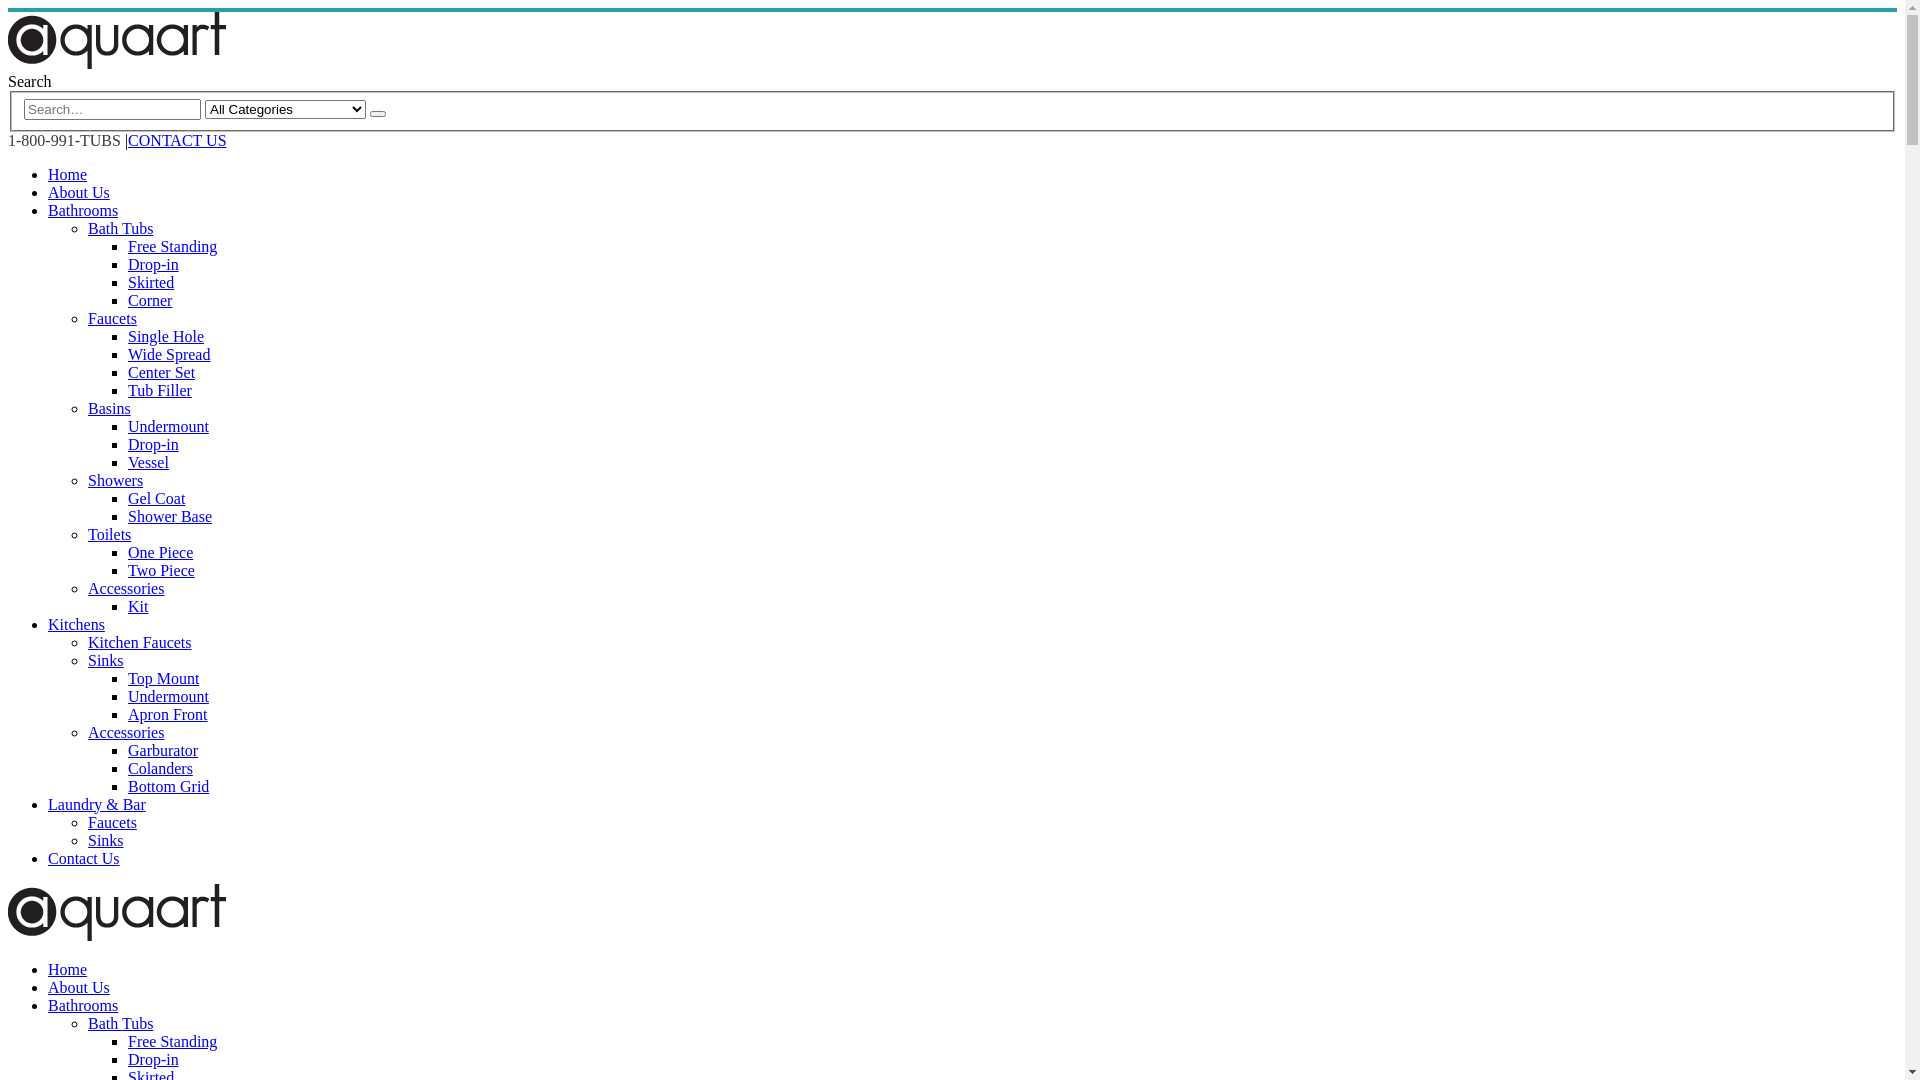  What do you see at coordinates (108, 407) in the screenshot?
I see `'Basins'` at bounding box center [108, 407].